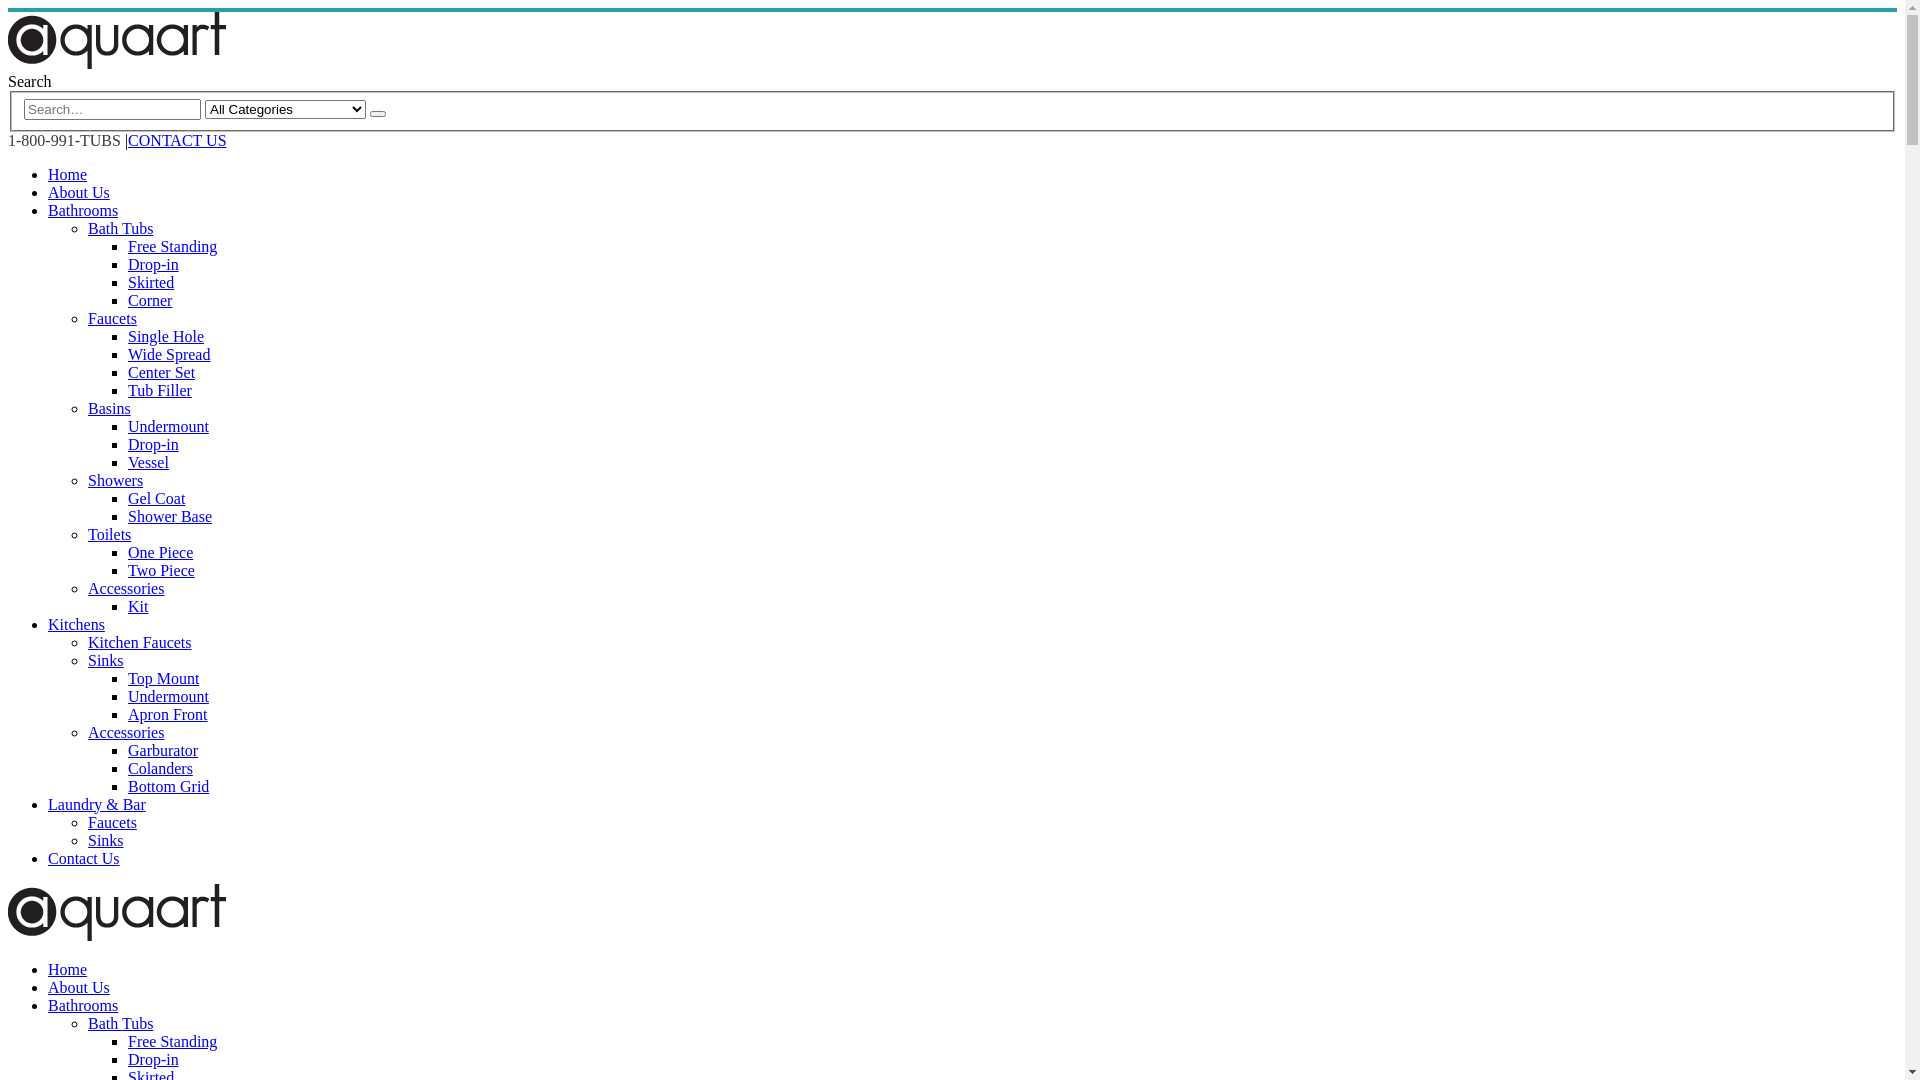  What do you see at coordinates (108, 407) in the screenshot?
I see `'Basins'` at bounding box center [108, 407].